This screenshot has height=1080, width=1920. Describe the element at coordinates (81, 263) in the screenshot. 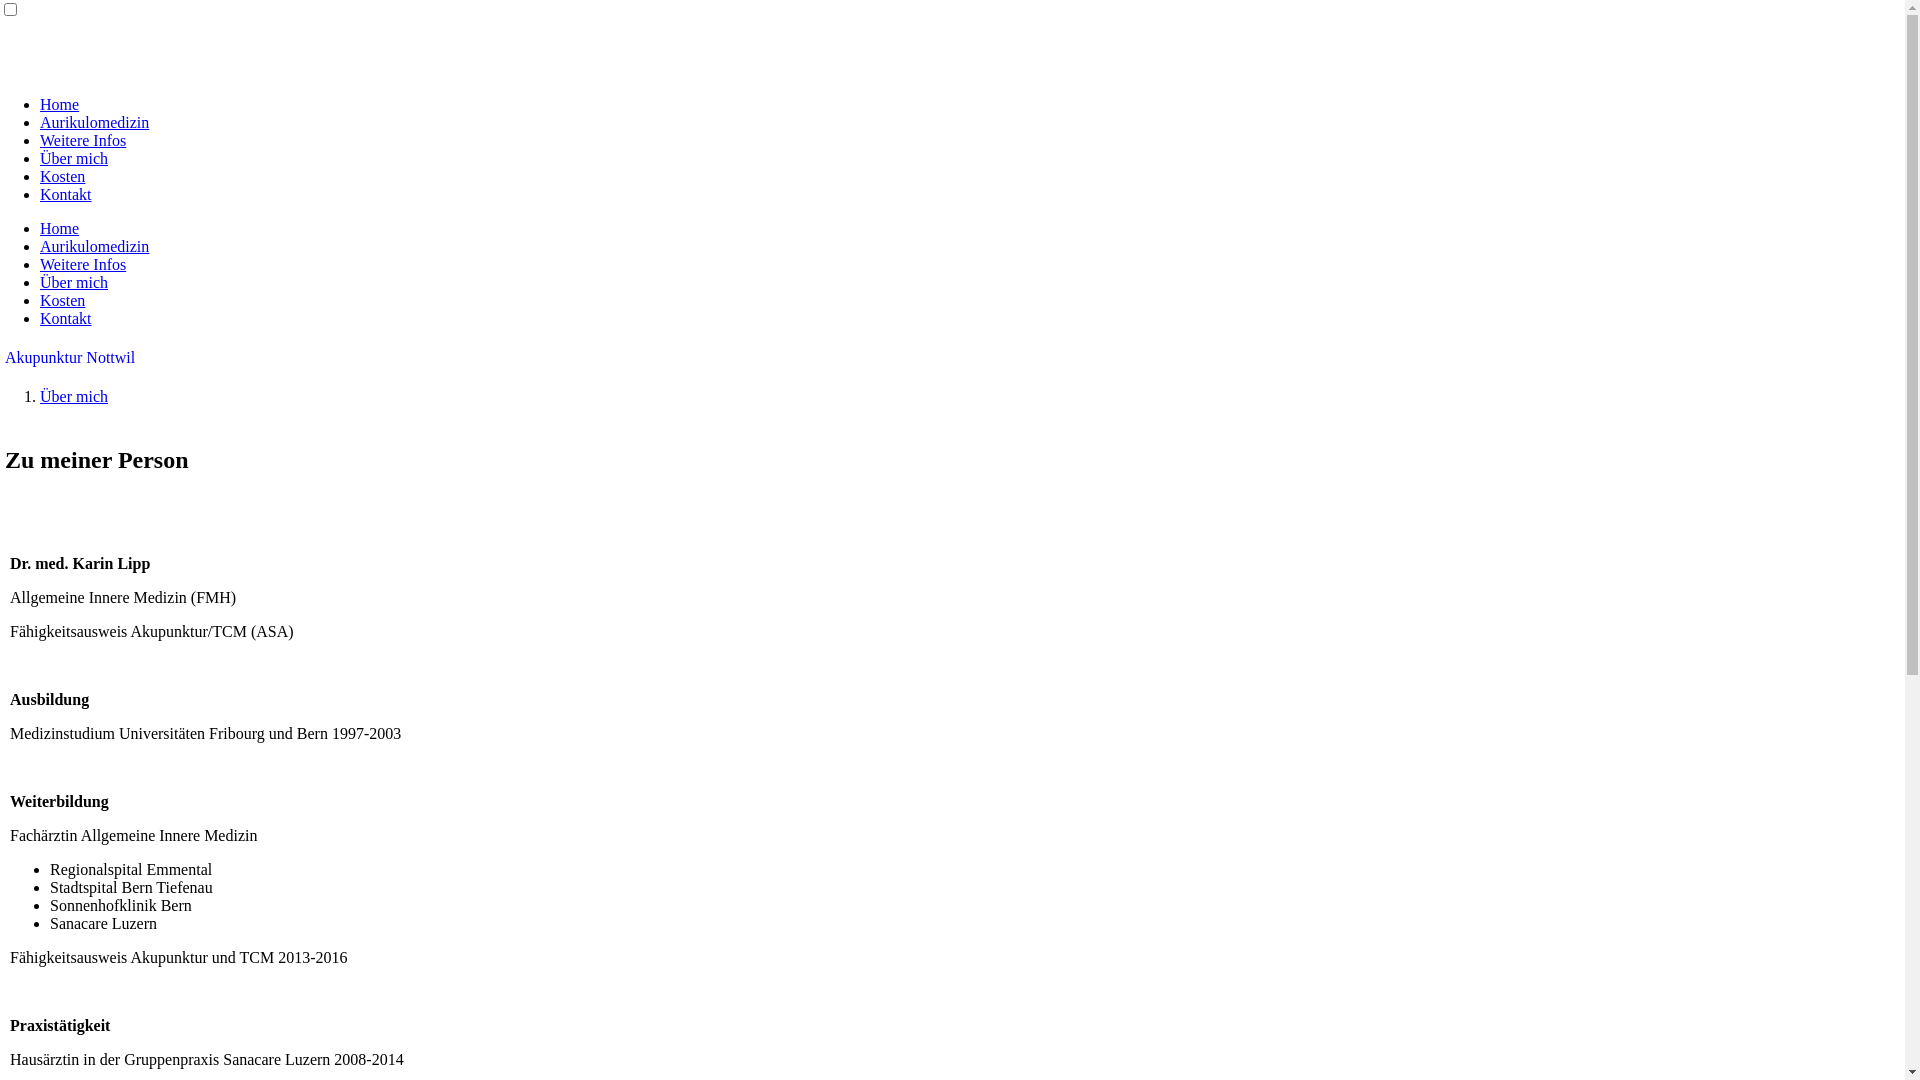

I see `'Weitere Infos'` at that location.